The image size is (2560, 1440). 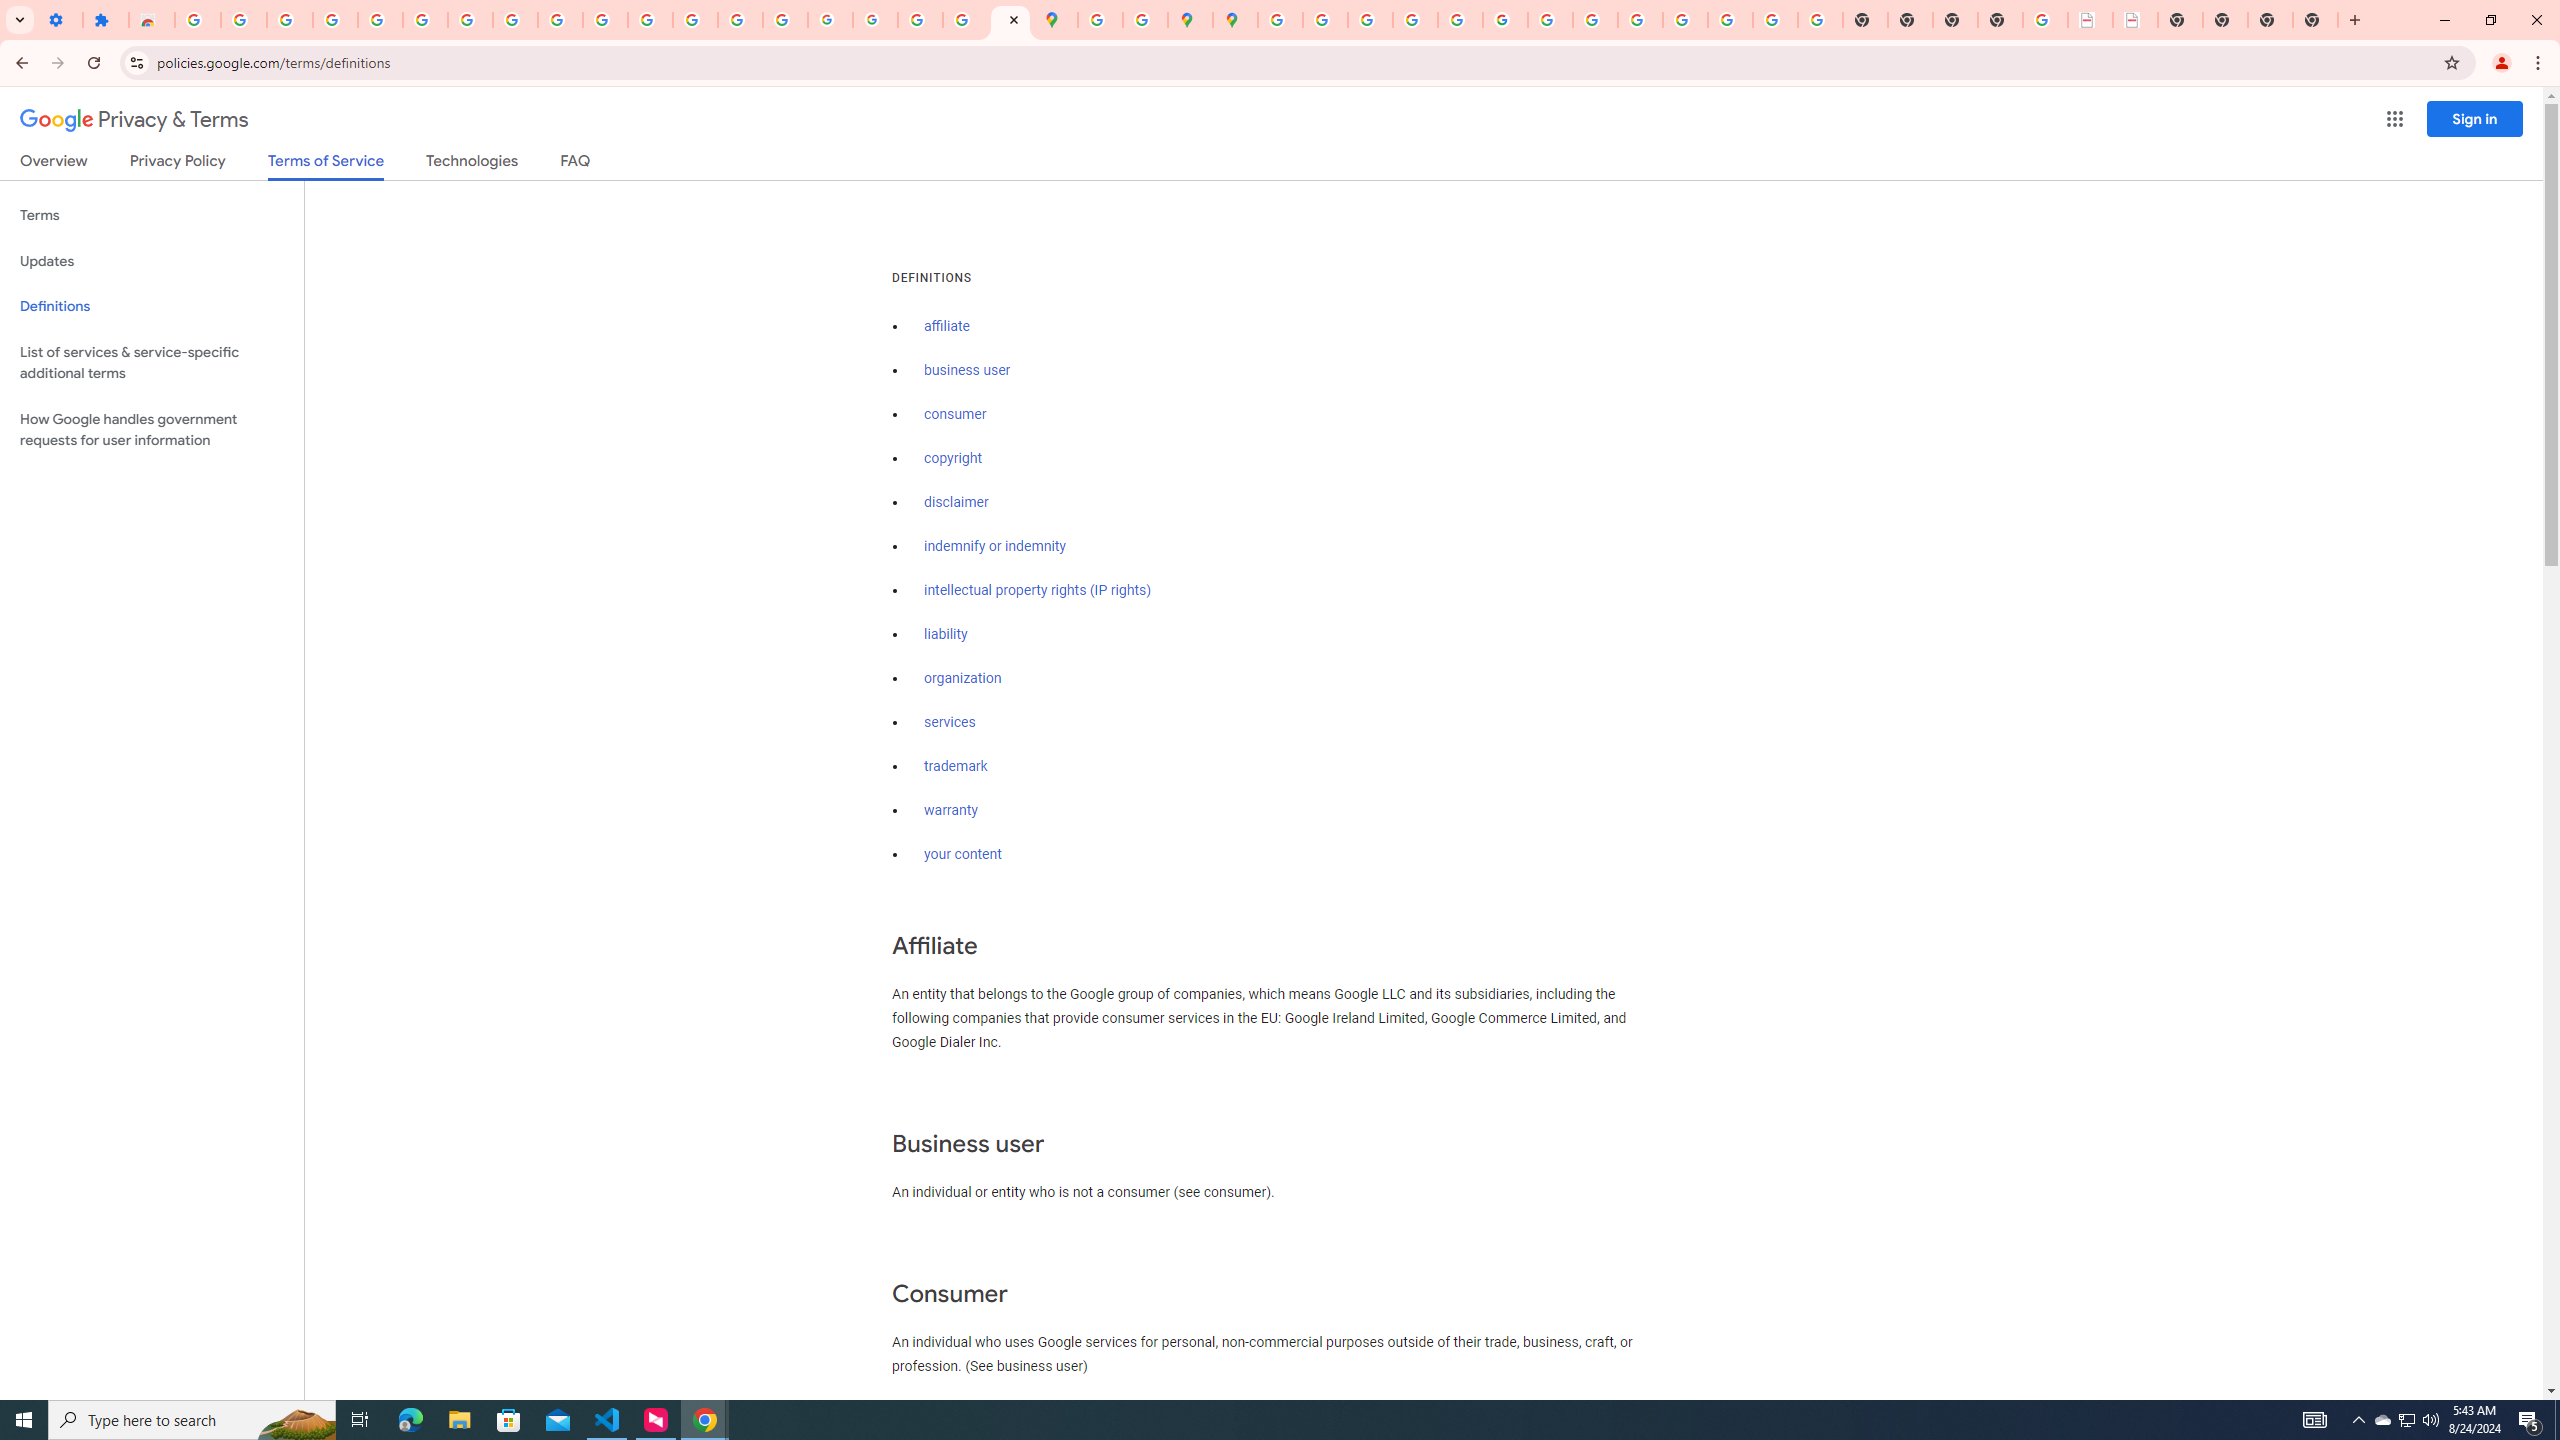 I want to click on 'indemnify or indemnity', so click(x=994, y=547).